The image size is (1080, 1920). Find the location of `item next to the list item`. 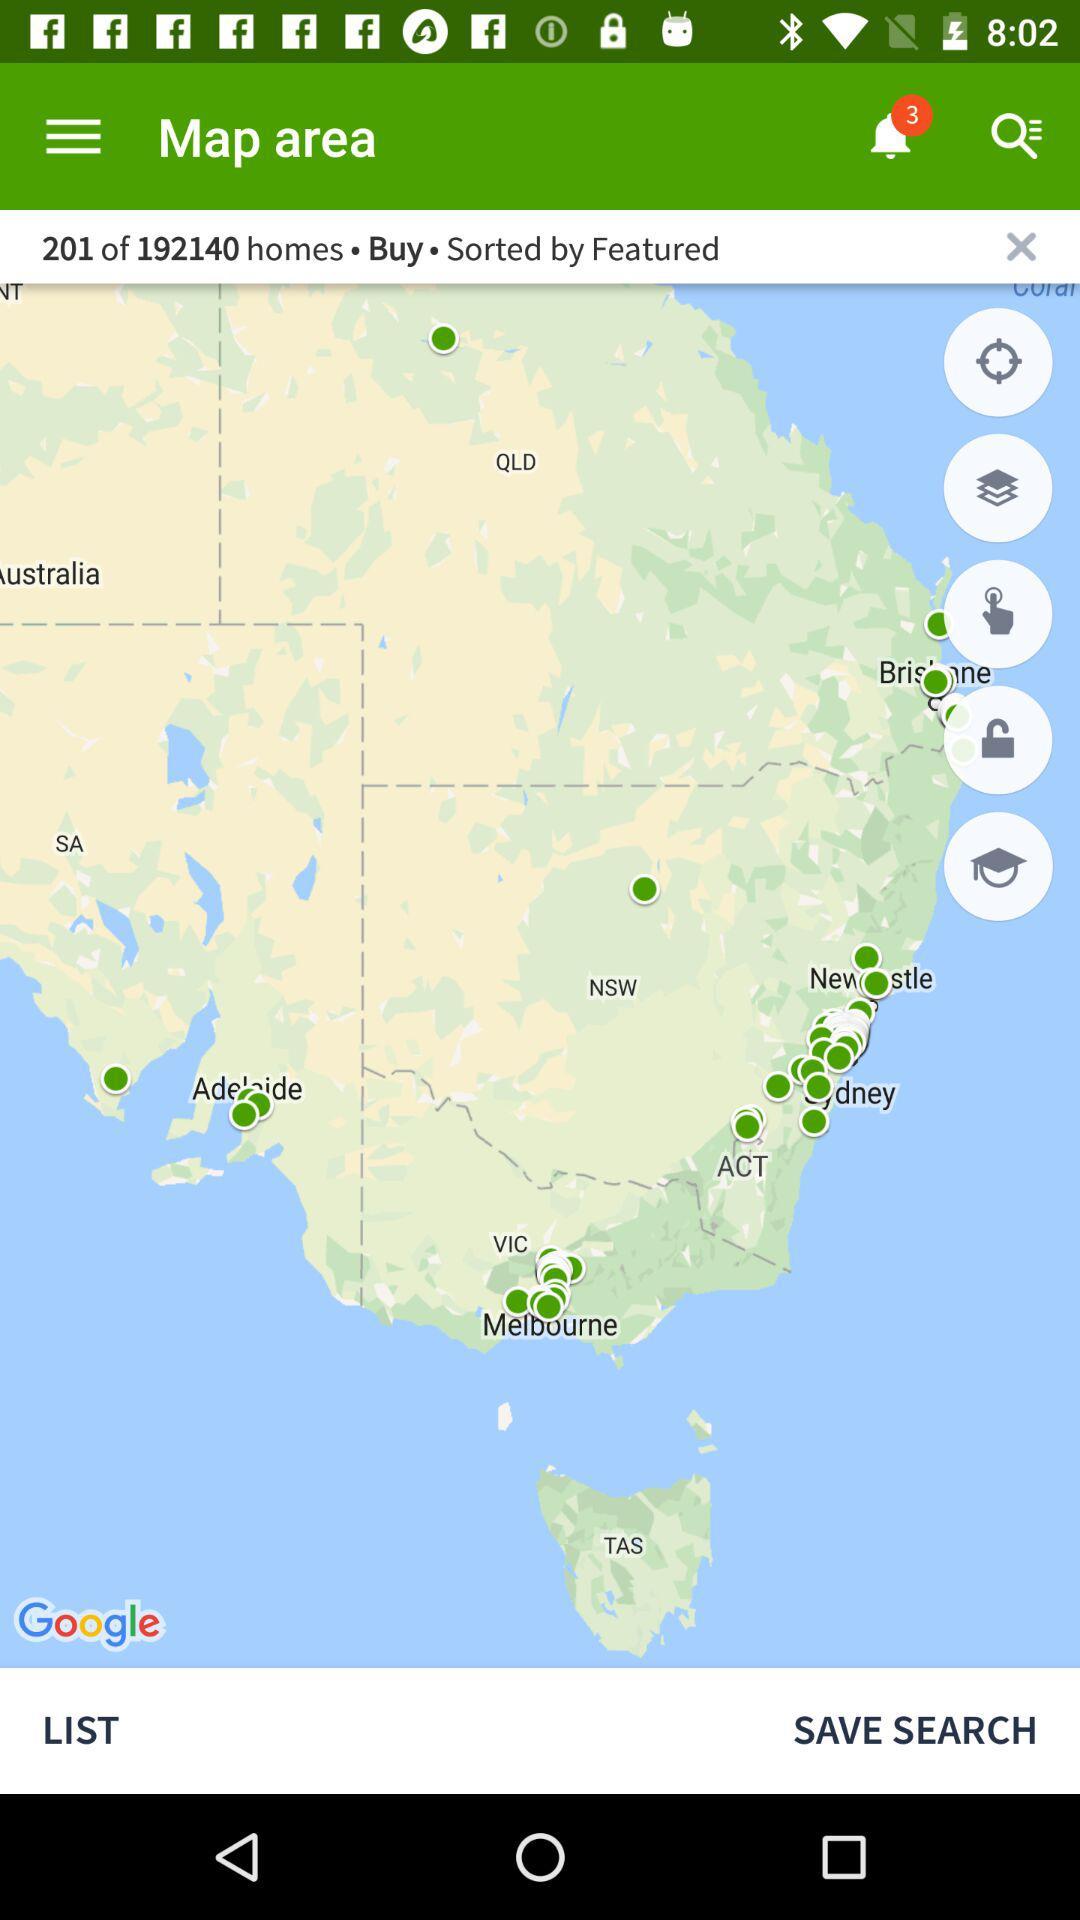

item next to the list item is located at coordinates (915, 1730).